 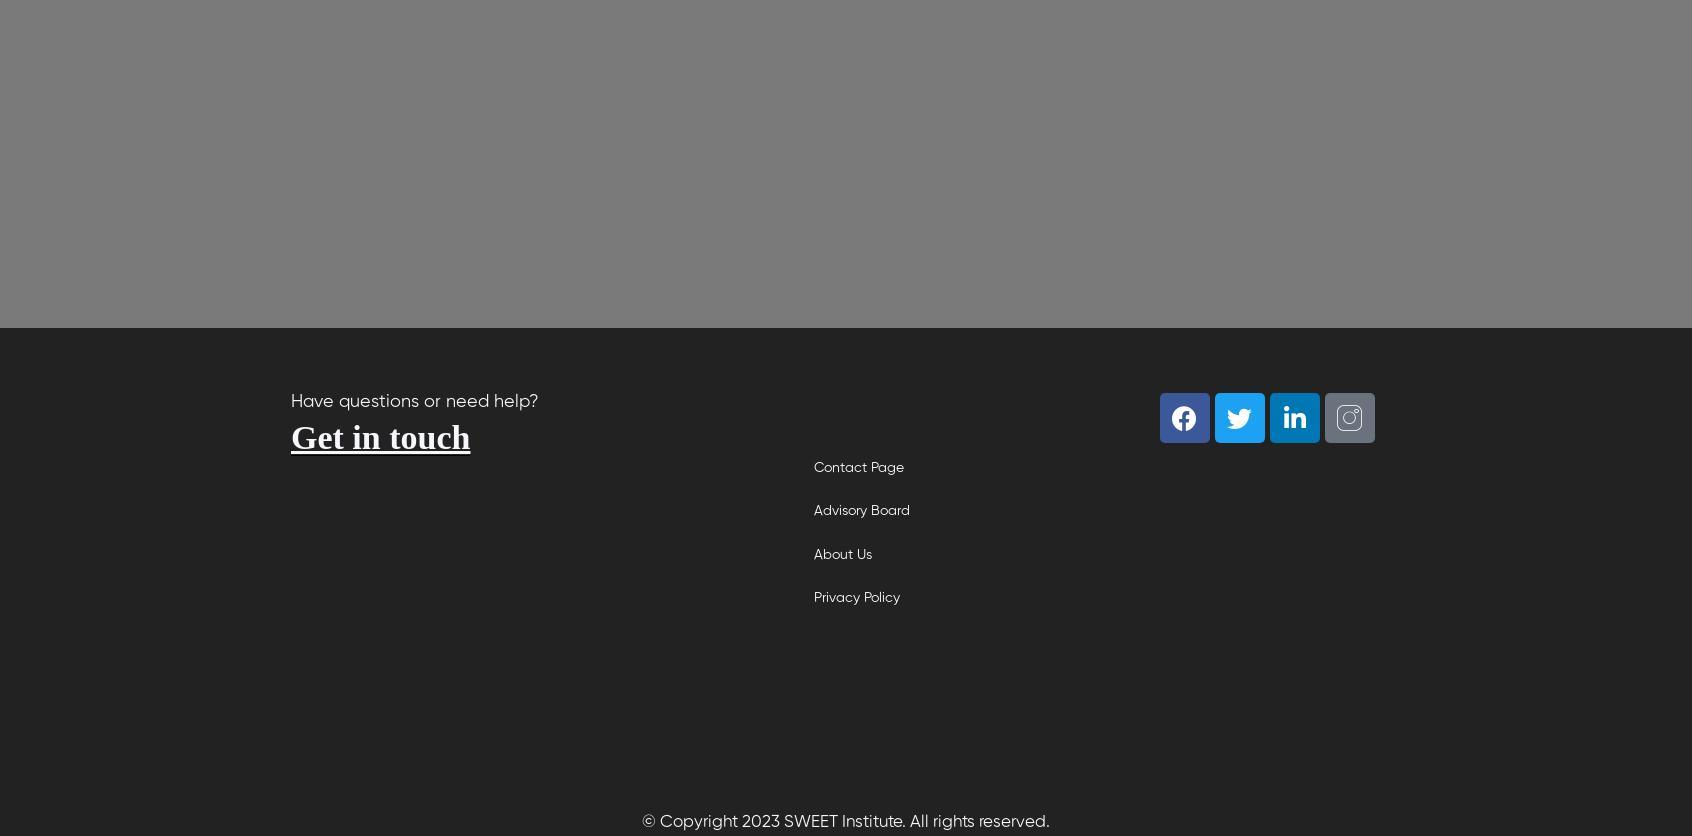 I want to click on 'contact@sweetinstitute.com', so click(x=491, y=584).